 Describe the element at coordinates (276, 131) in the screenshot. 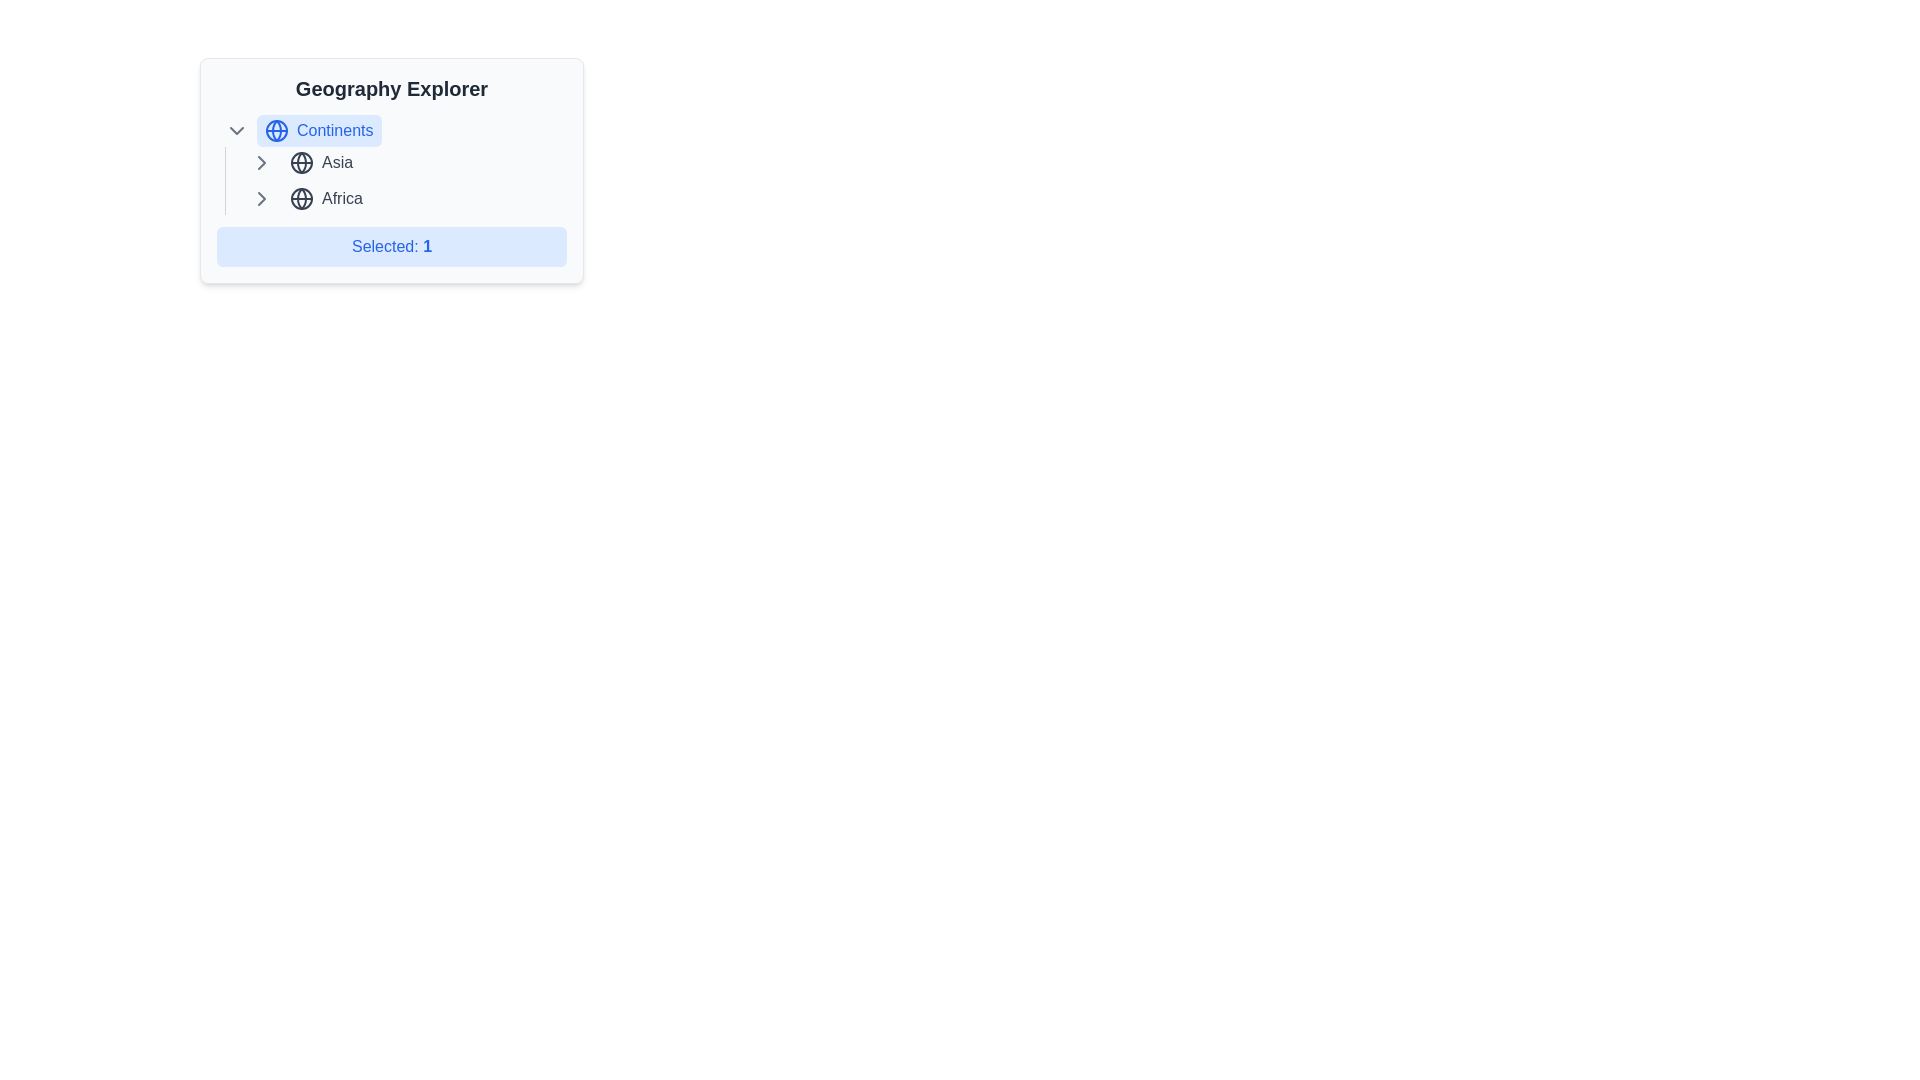

I see `the decorative circular vector graphic representing the globe icon located at the center of the SVG image adjacent to the text 'Continents'` at that location.